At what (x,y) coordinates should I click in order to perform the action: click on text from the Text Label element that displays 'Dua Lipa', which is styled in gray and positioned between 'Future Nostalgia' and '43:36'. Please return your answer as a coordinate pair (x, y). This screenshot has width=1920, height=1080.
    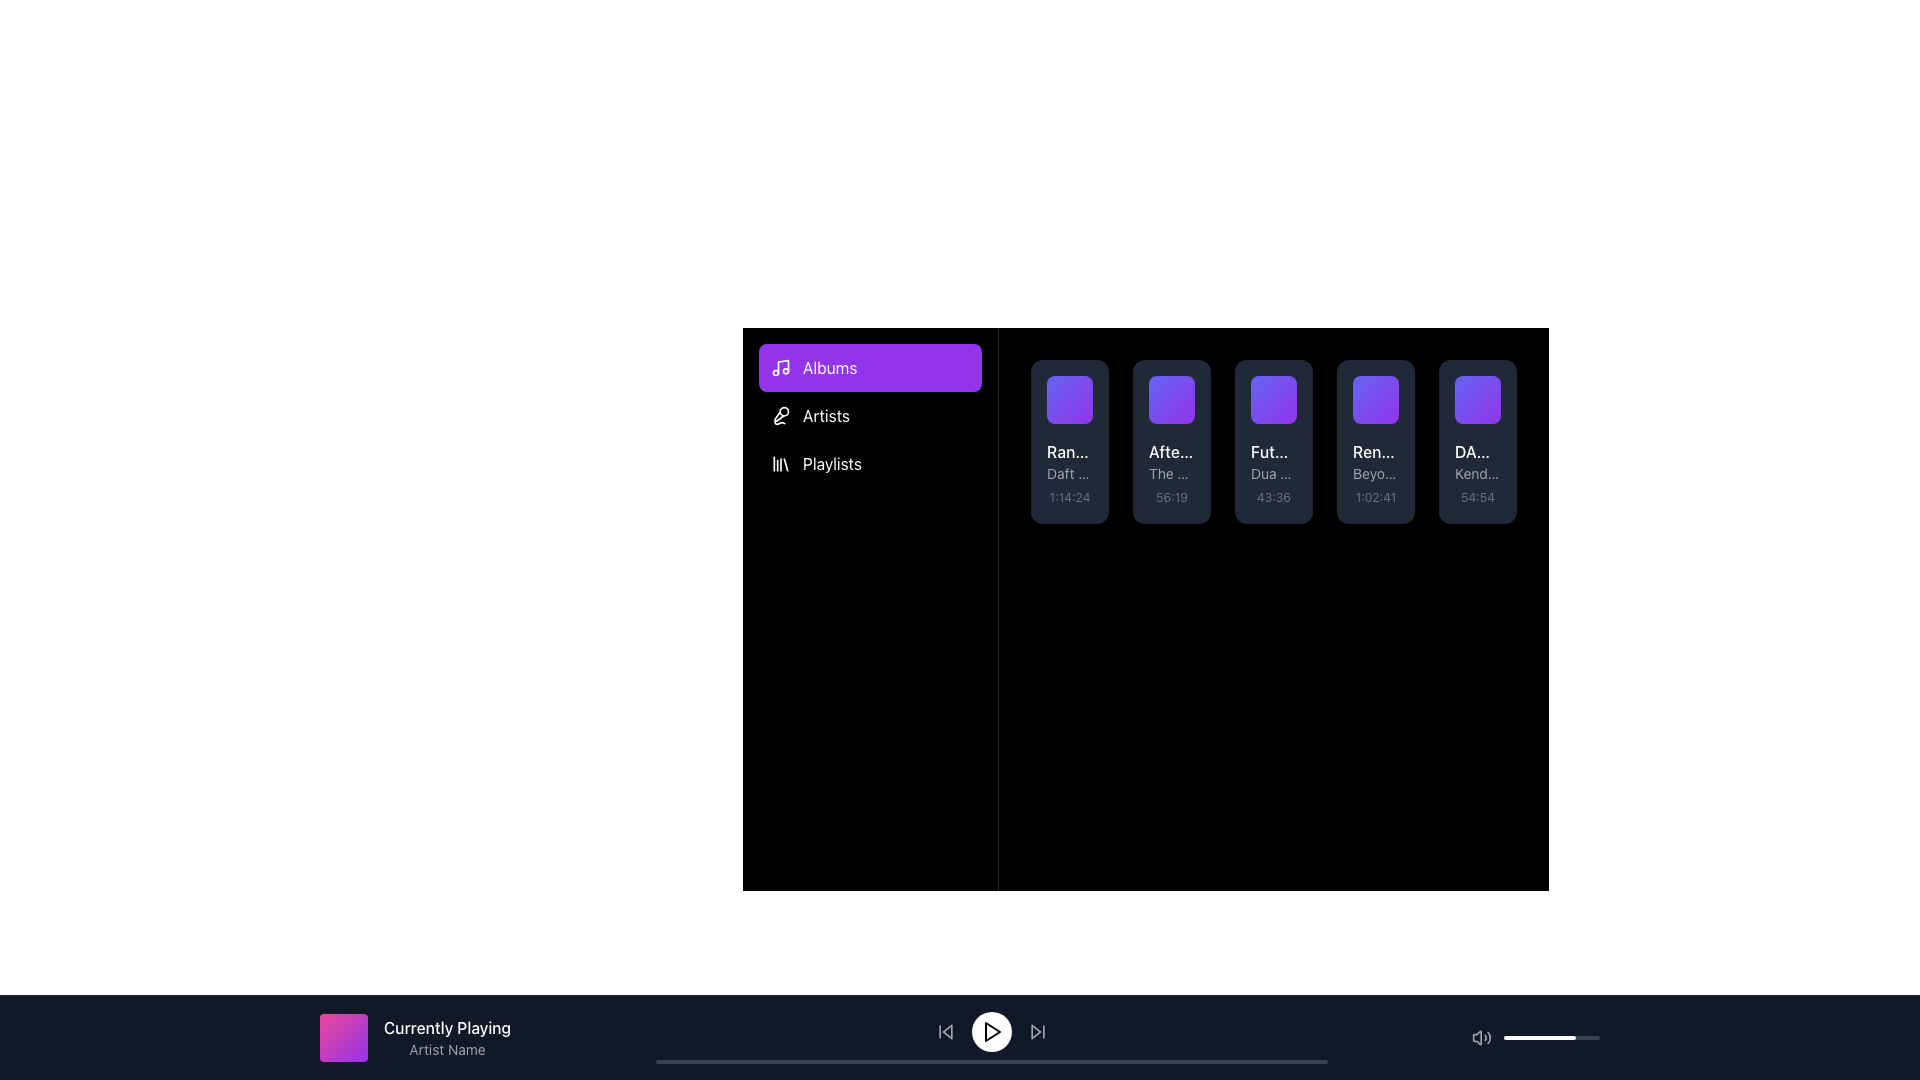
    Looking at the image, I should click on (1272, 474).